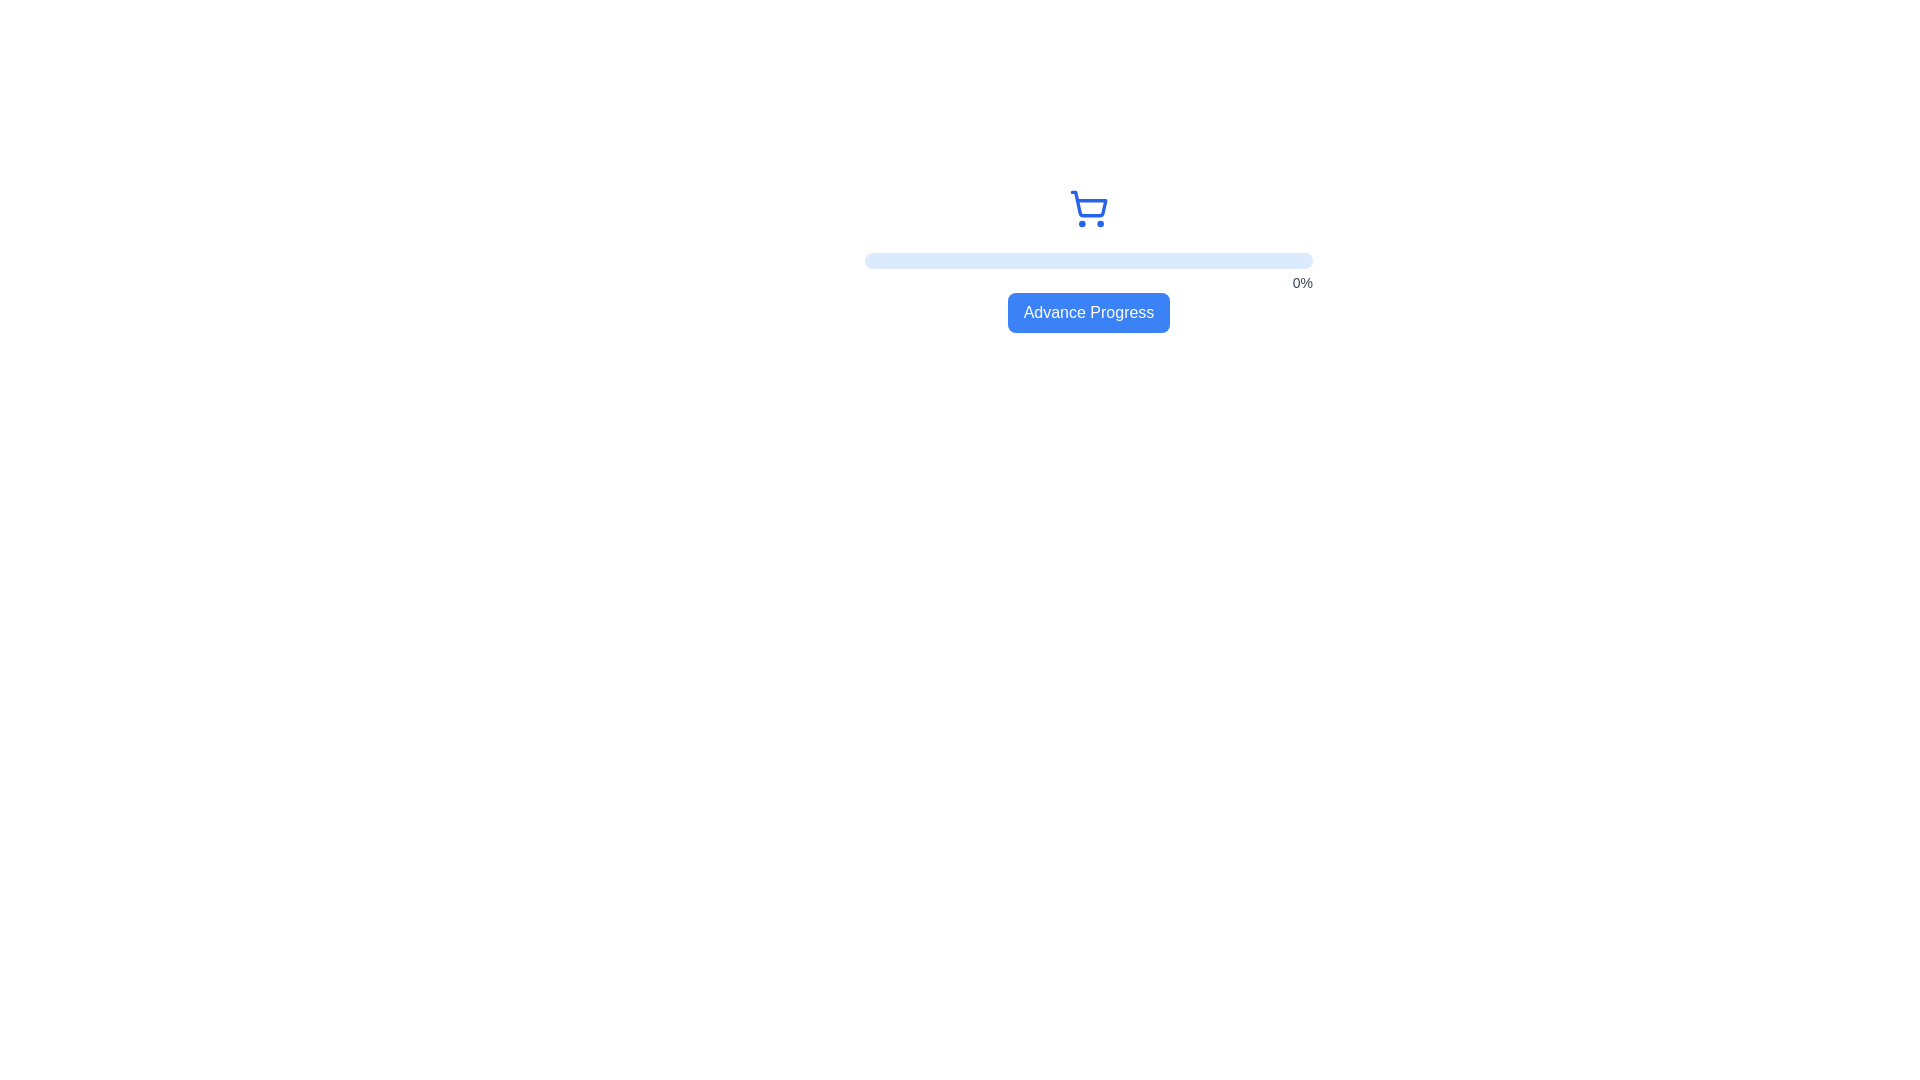  What do you see at coordinates (1088, 204) in the screenshot?
I see `the main basket body of the shopping cart icon, which is the central component of the shopping cart interface` at bounding box center [1088, 204].